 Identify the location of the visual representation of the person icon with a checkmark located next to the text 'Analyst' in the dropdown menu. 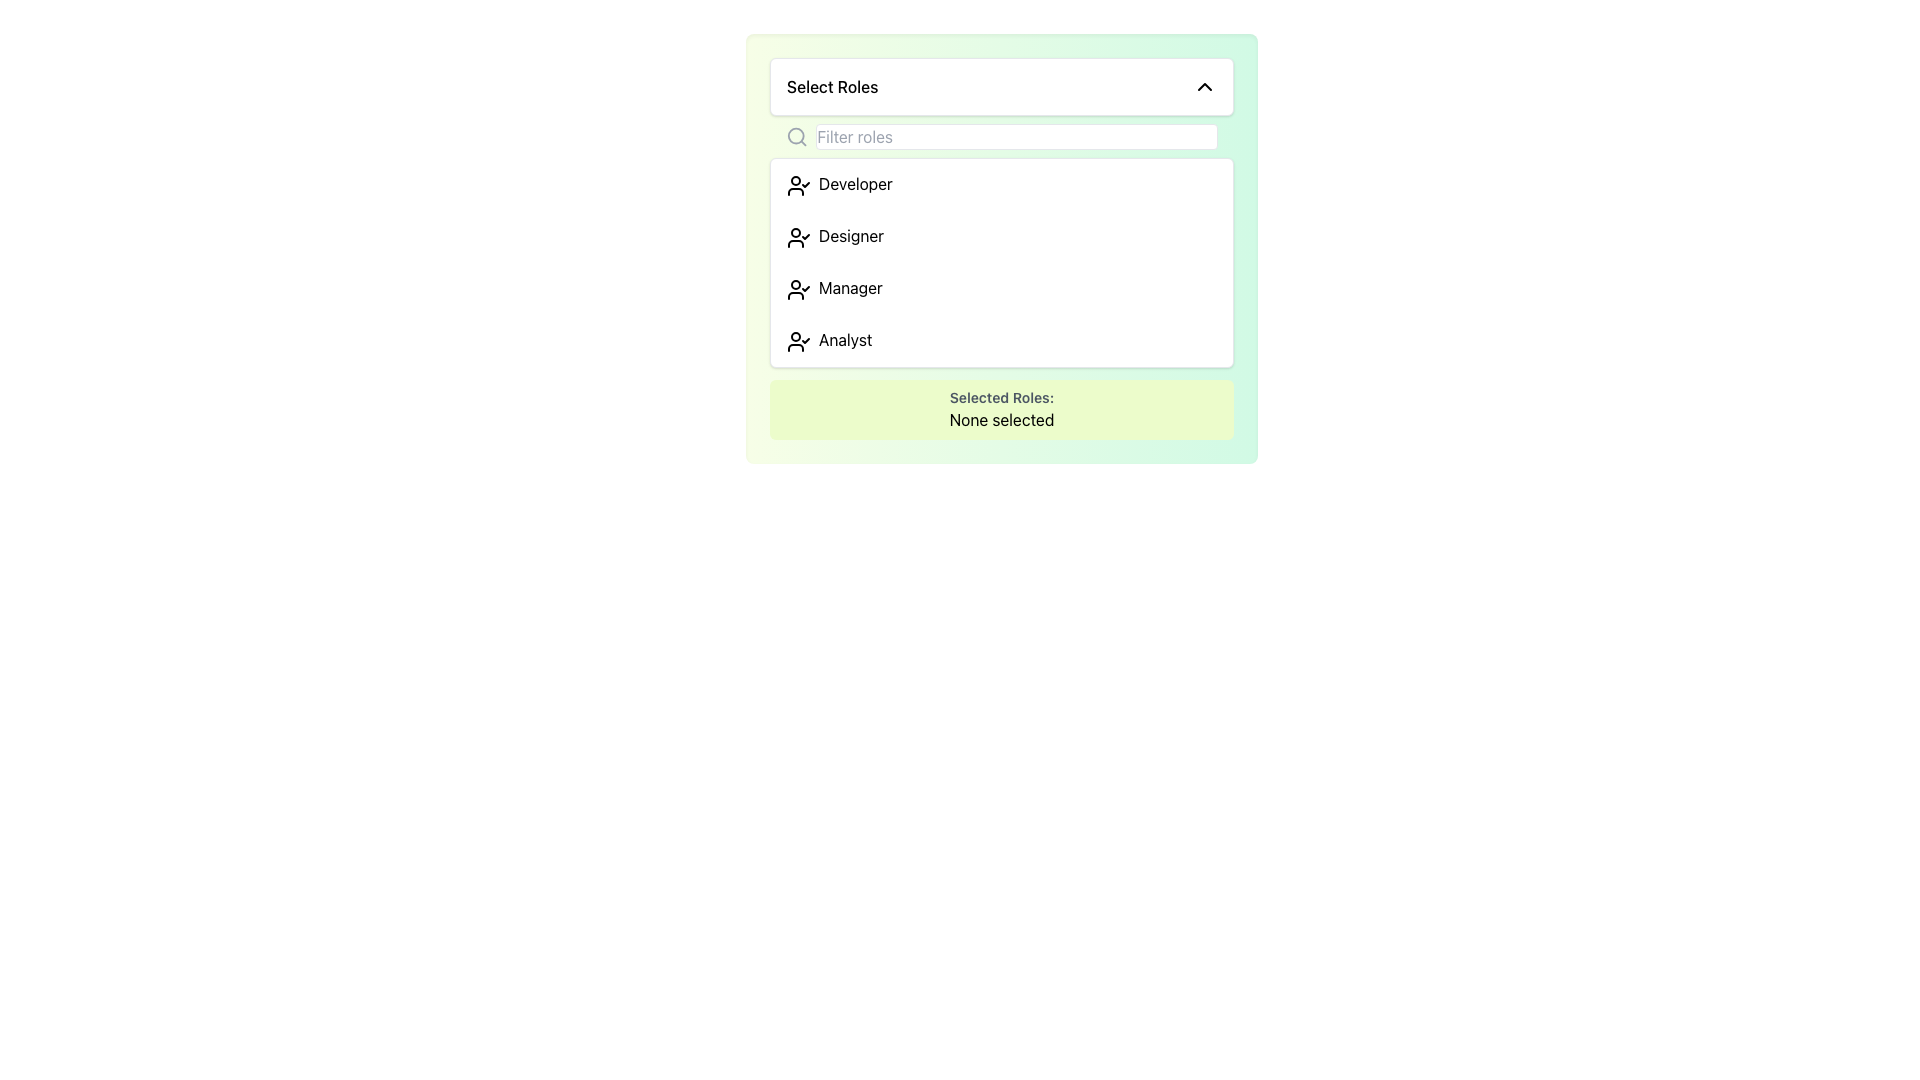
(797, 339).